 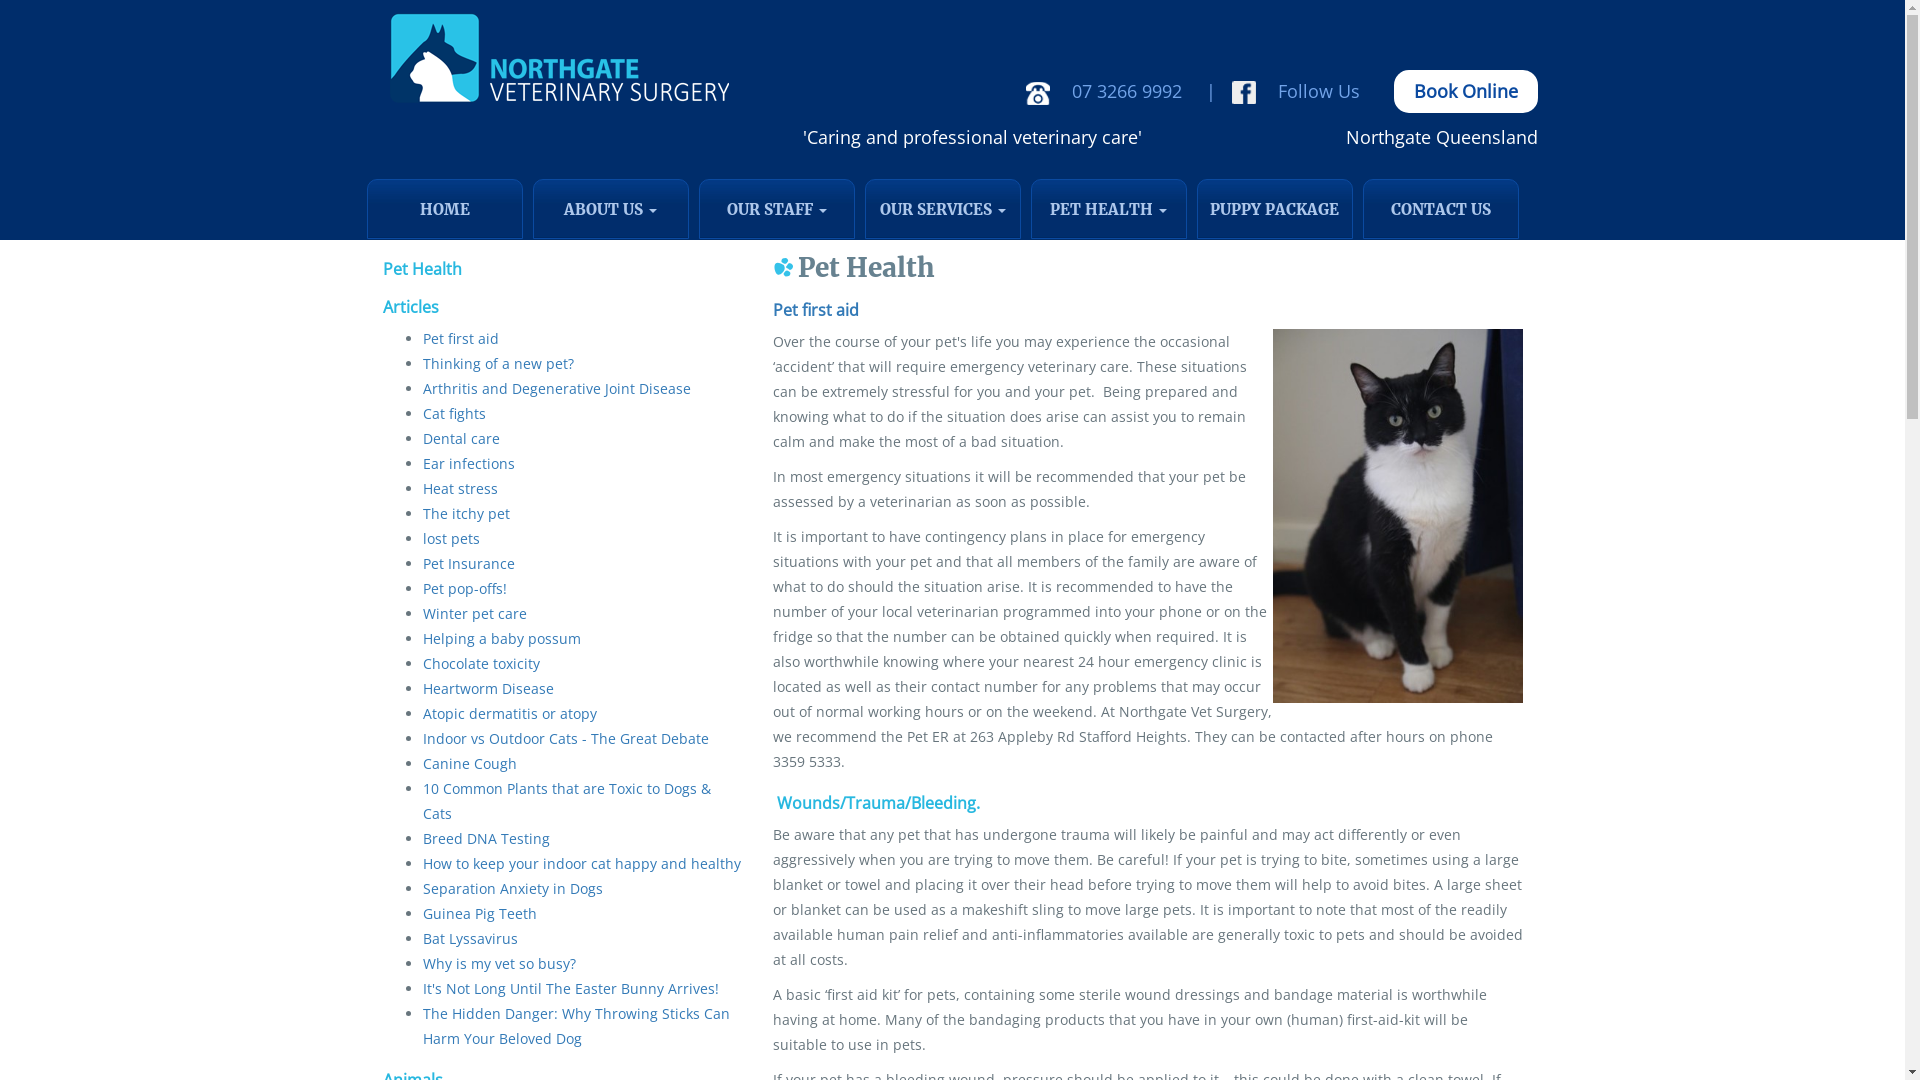 I want to click on 'ABOUT US', so click(x=532, y=208).